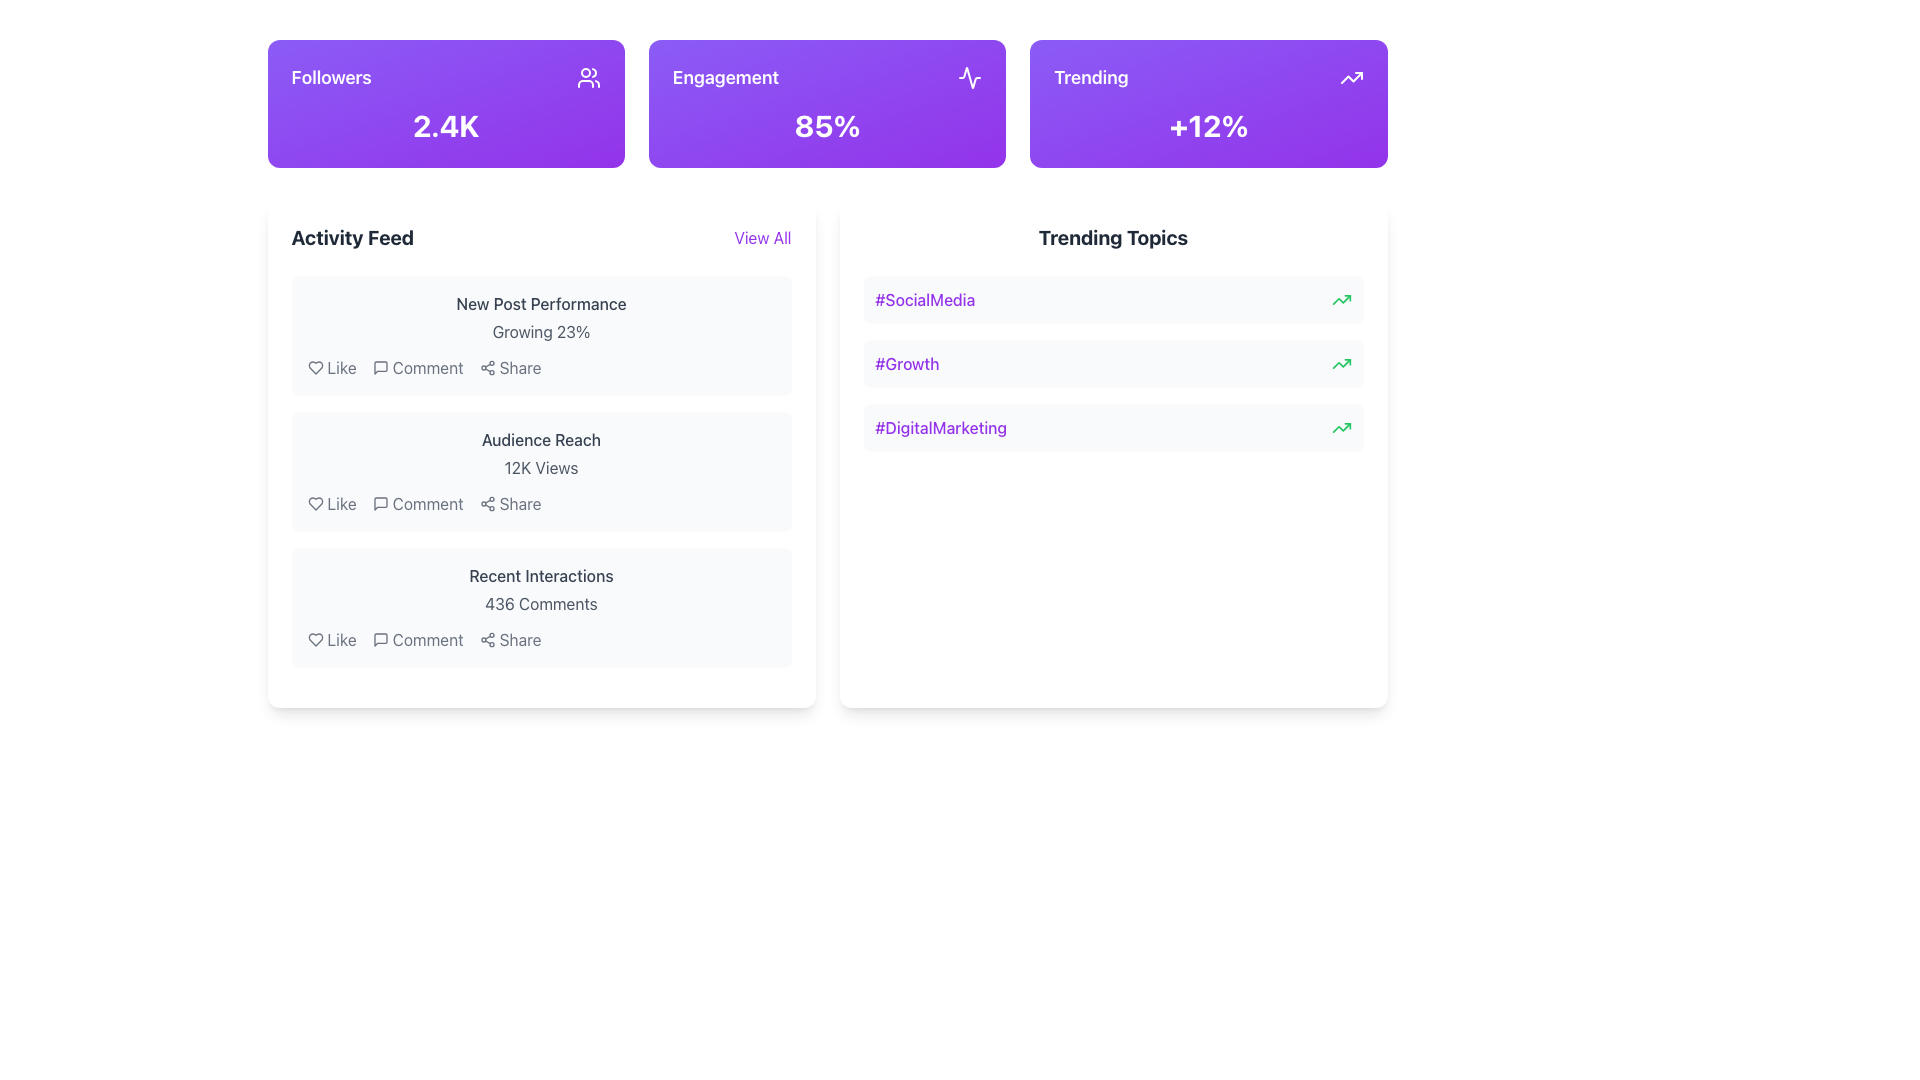 Image resolution: width=1920 pixels, height=1080 pixels. I want to click on the share icon button located in the 'Activity Feed' section below the 'Audience Reach' subsection to share the associated content, so click(487, 503).